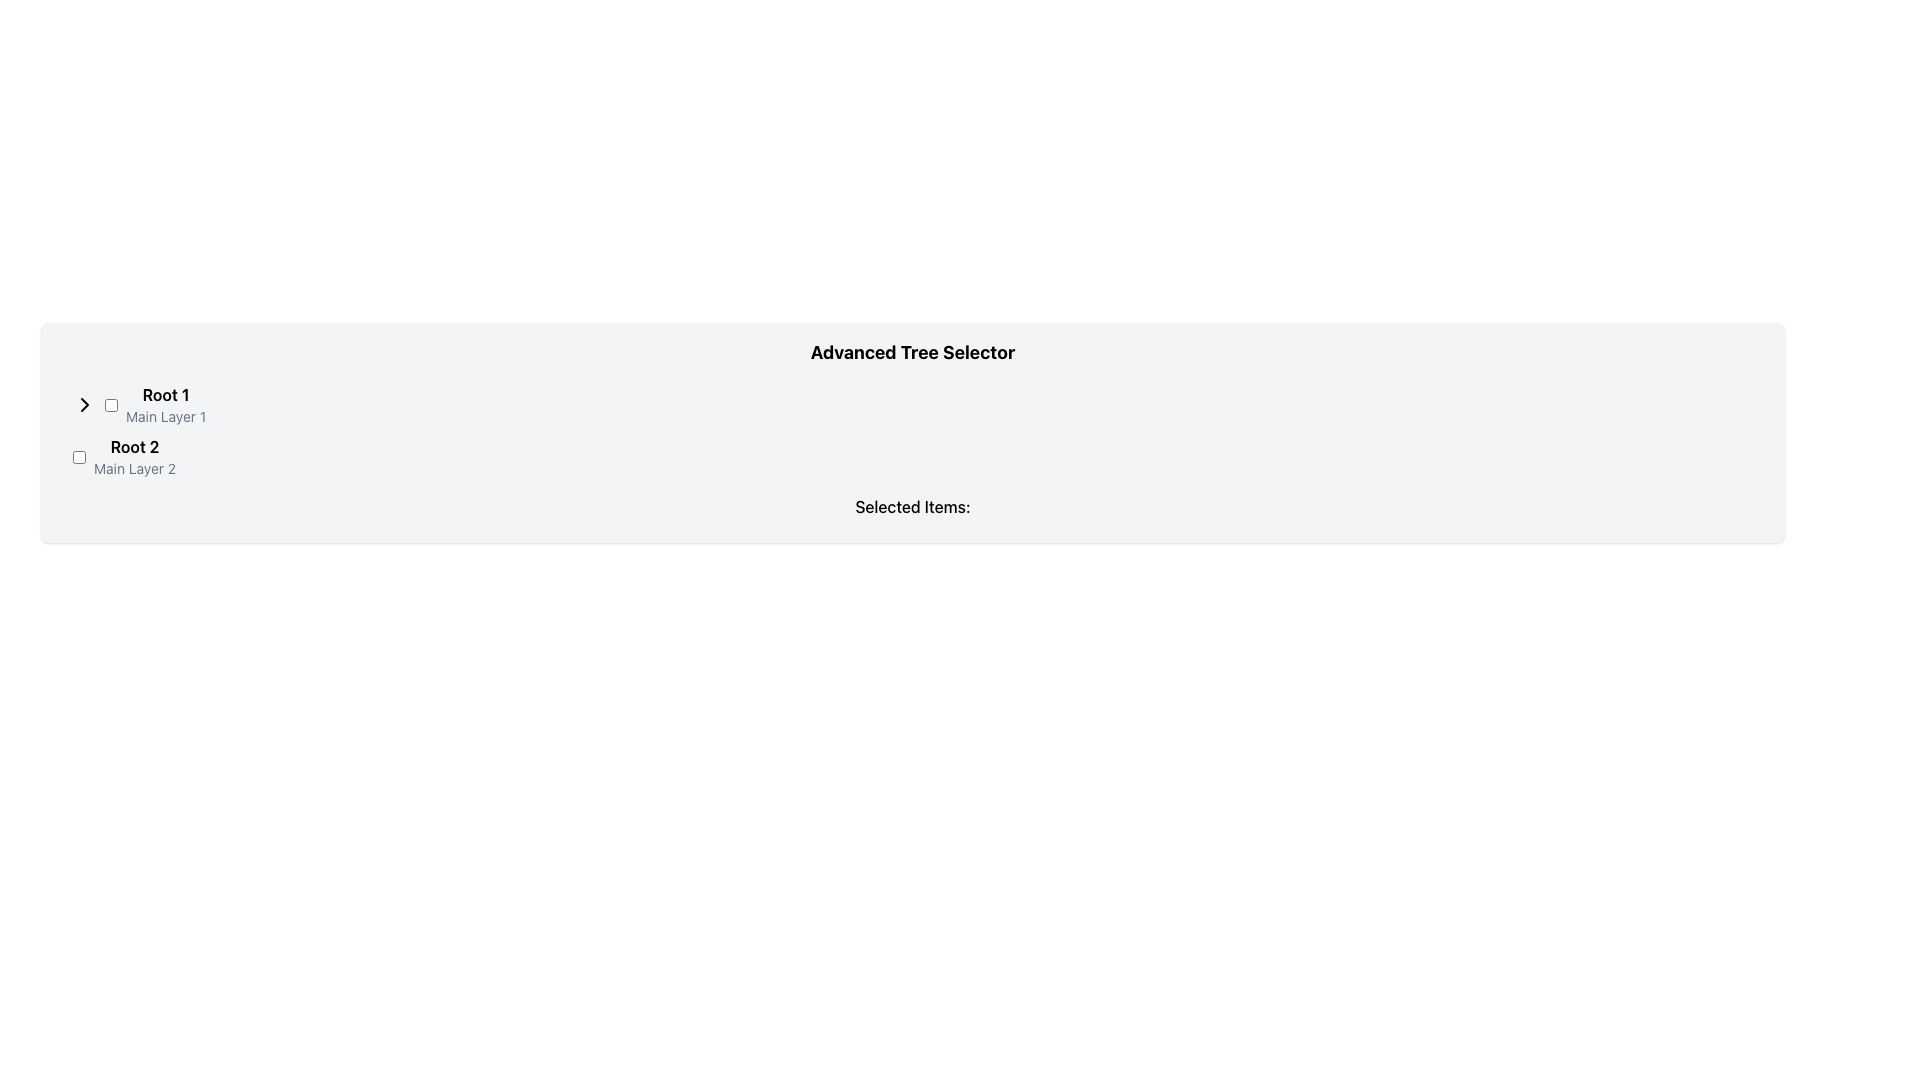 The image size is (1920, 1080). I want to click on the right-pointing chevron button, so click(84, 405).